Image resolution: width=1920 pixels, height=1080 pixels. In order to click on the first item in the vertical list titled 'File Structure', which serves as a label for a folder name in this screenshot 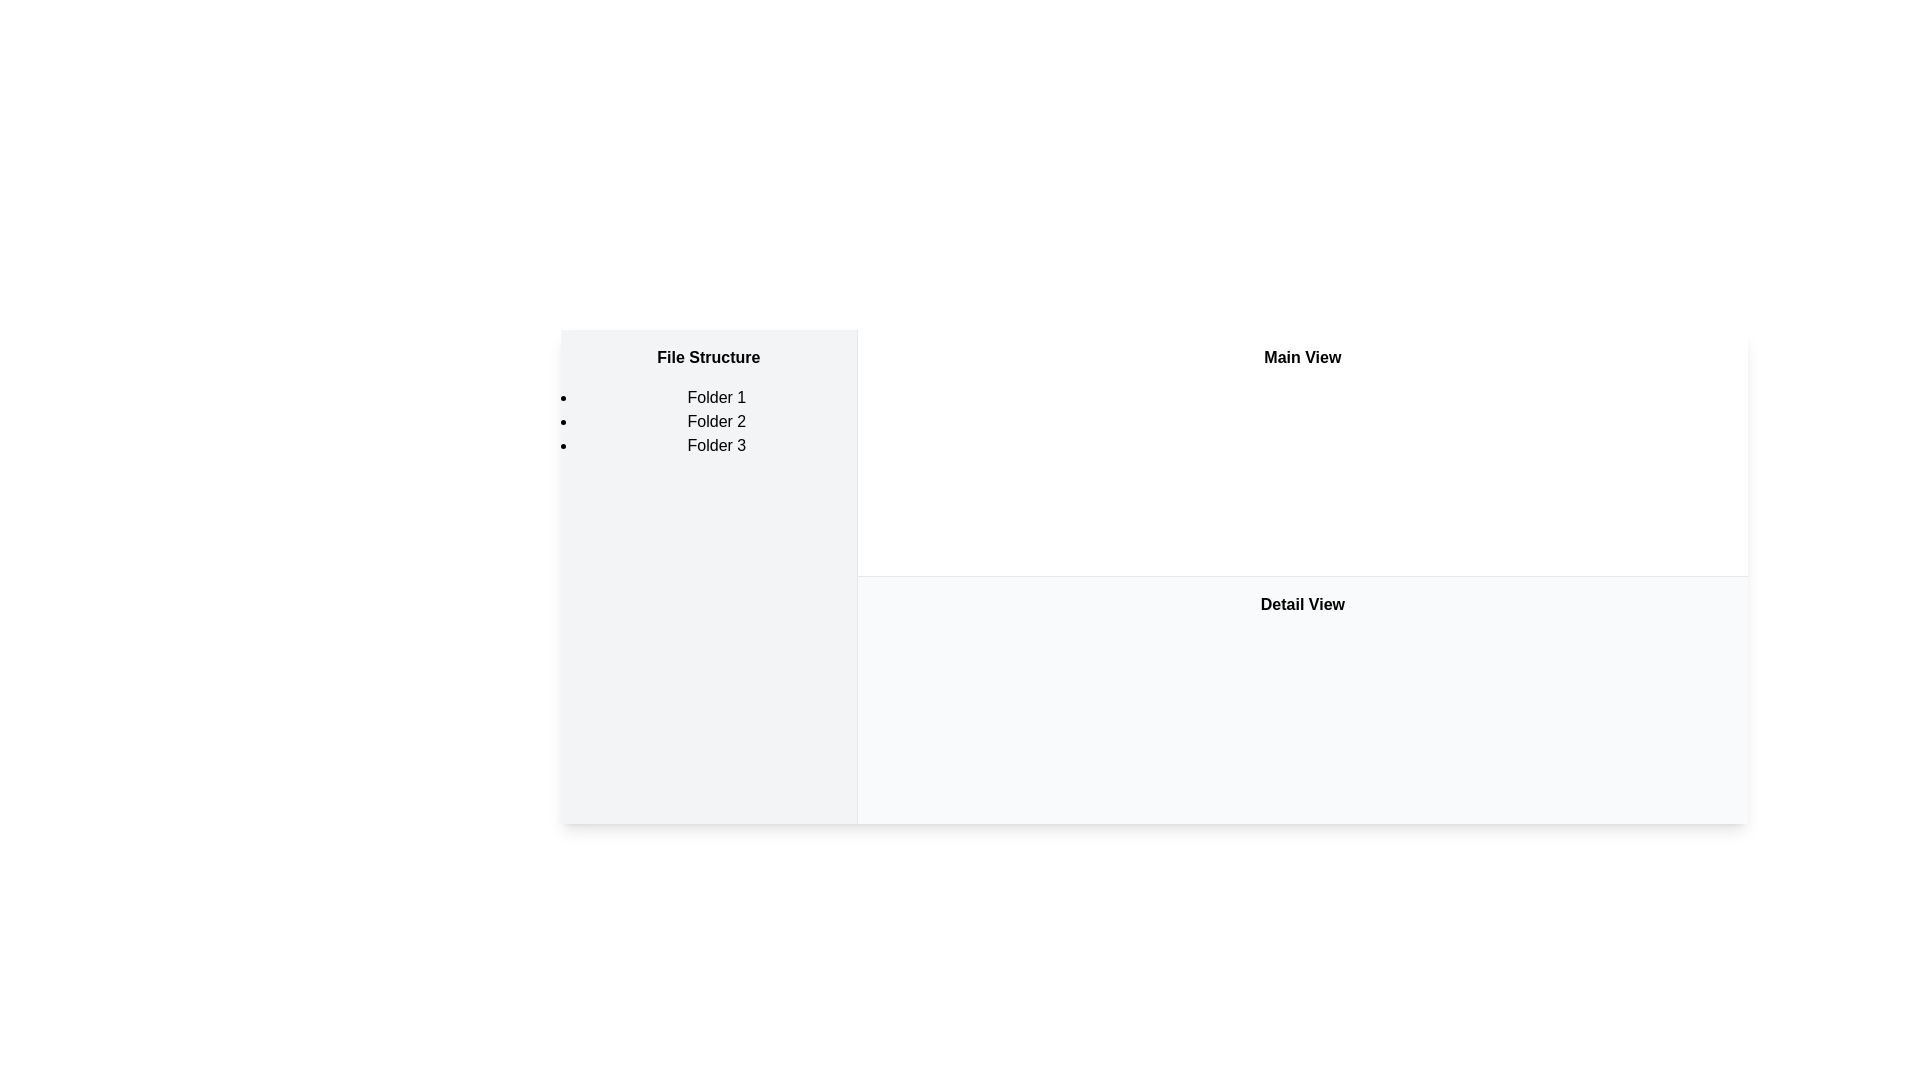, I will do `click(716, 397)`.